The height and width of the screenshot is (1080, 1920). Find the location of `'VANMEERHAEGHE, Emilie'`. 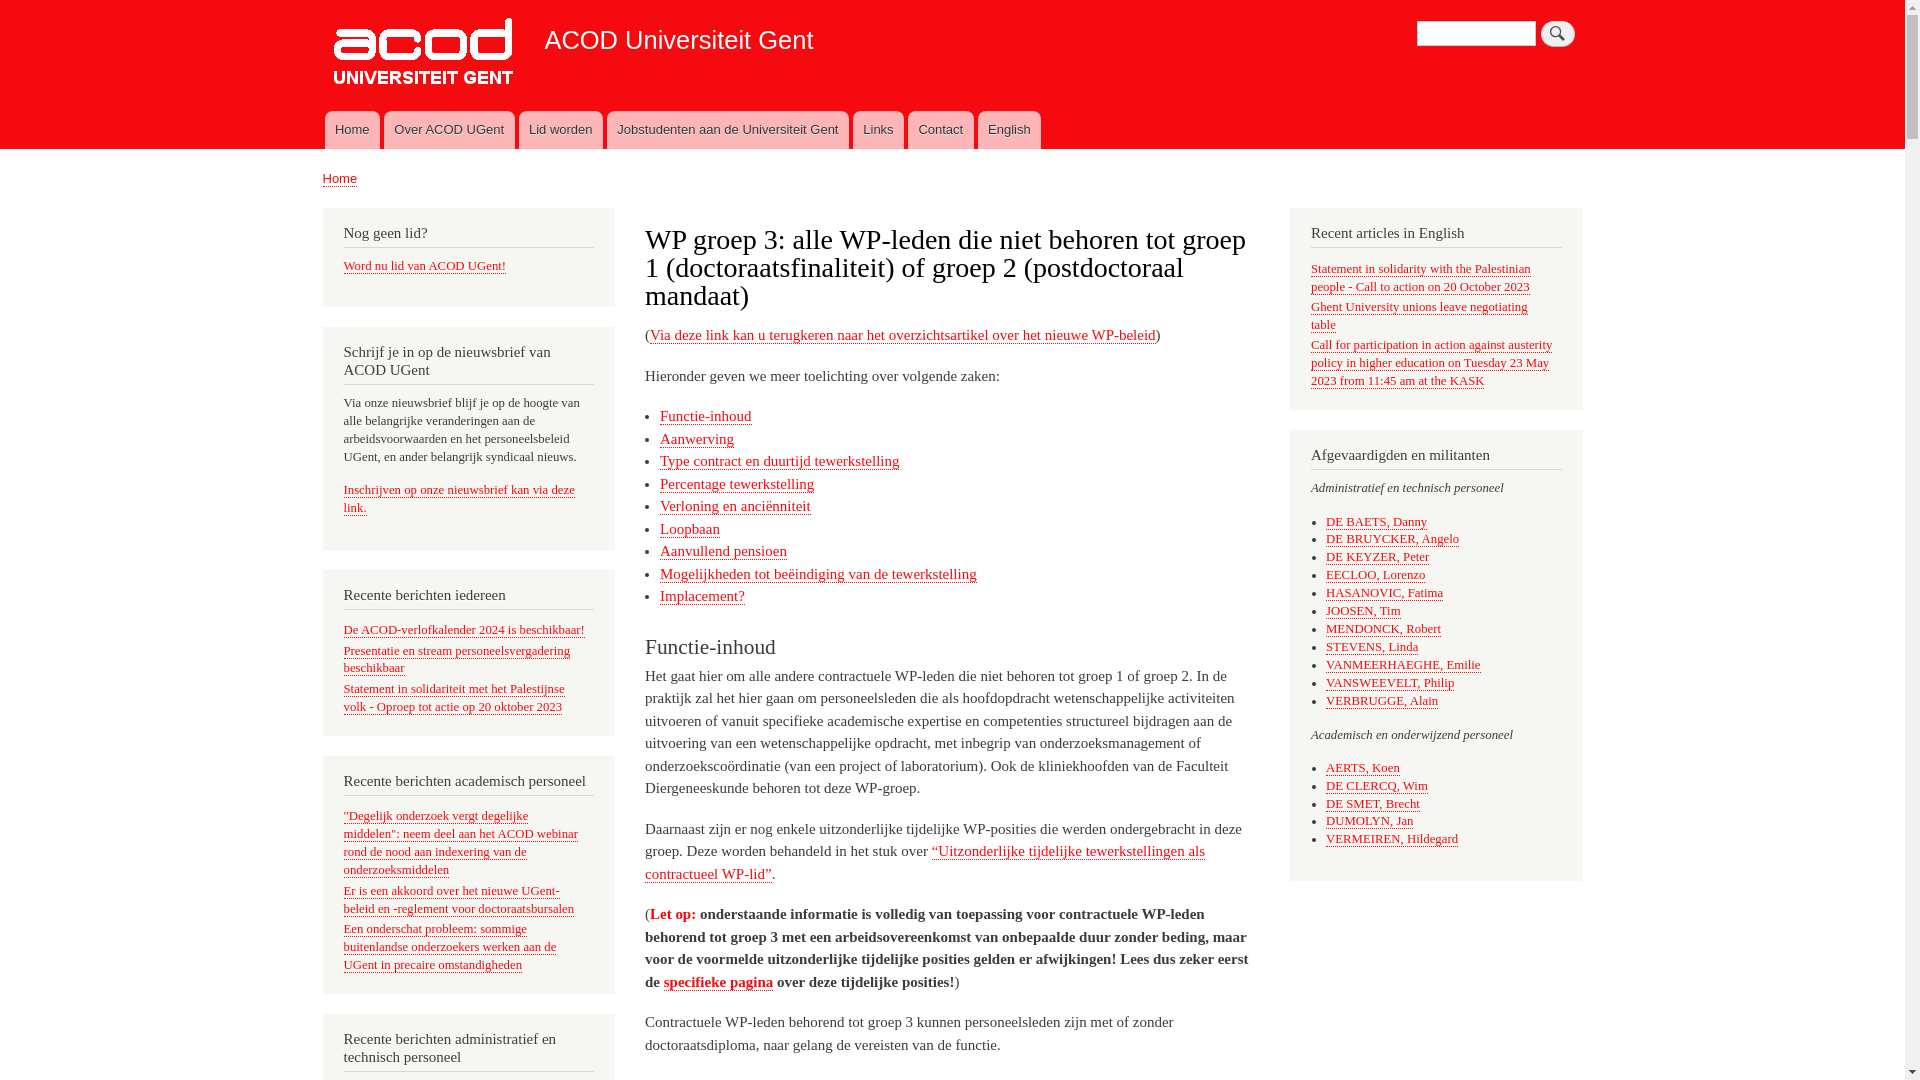

'VANMEERHAEGHE, Emilie' is located at coordinates (1325, 665).